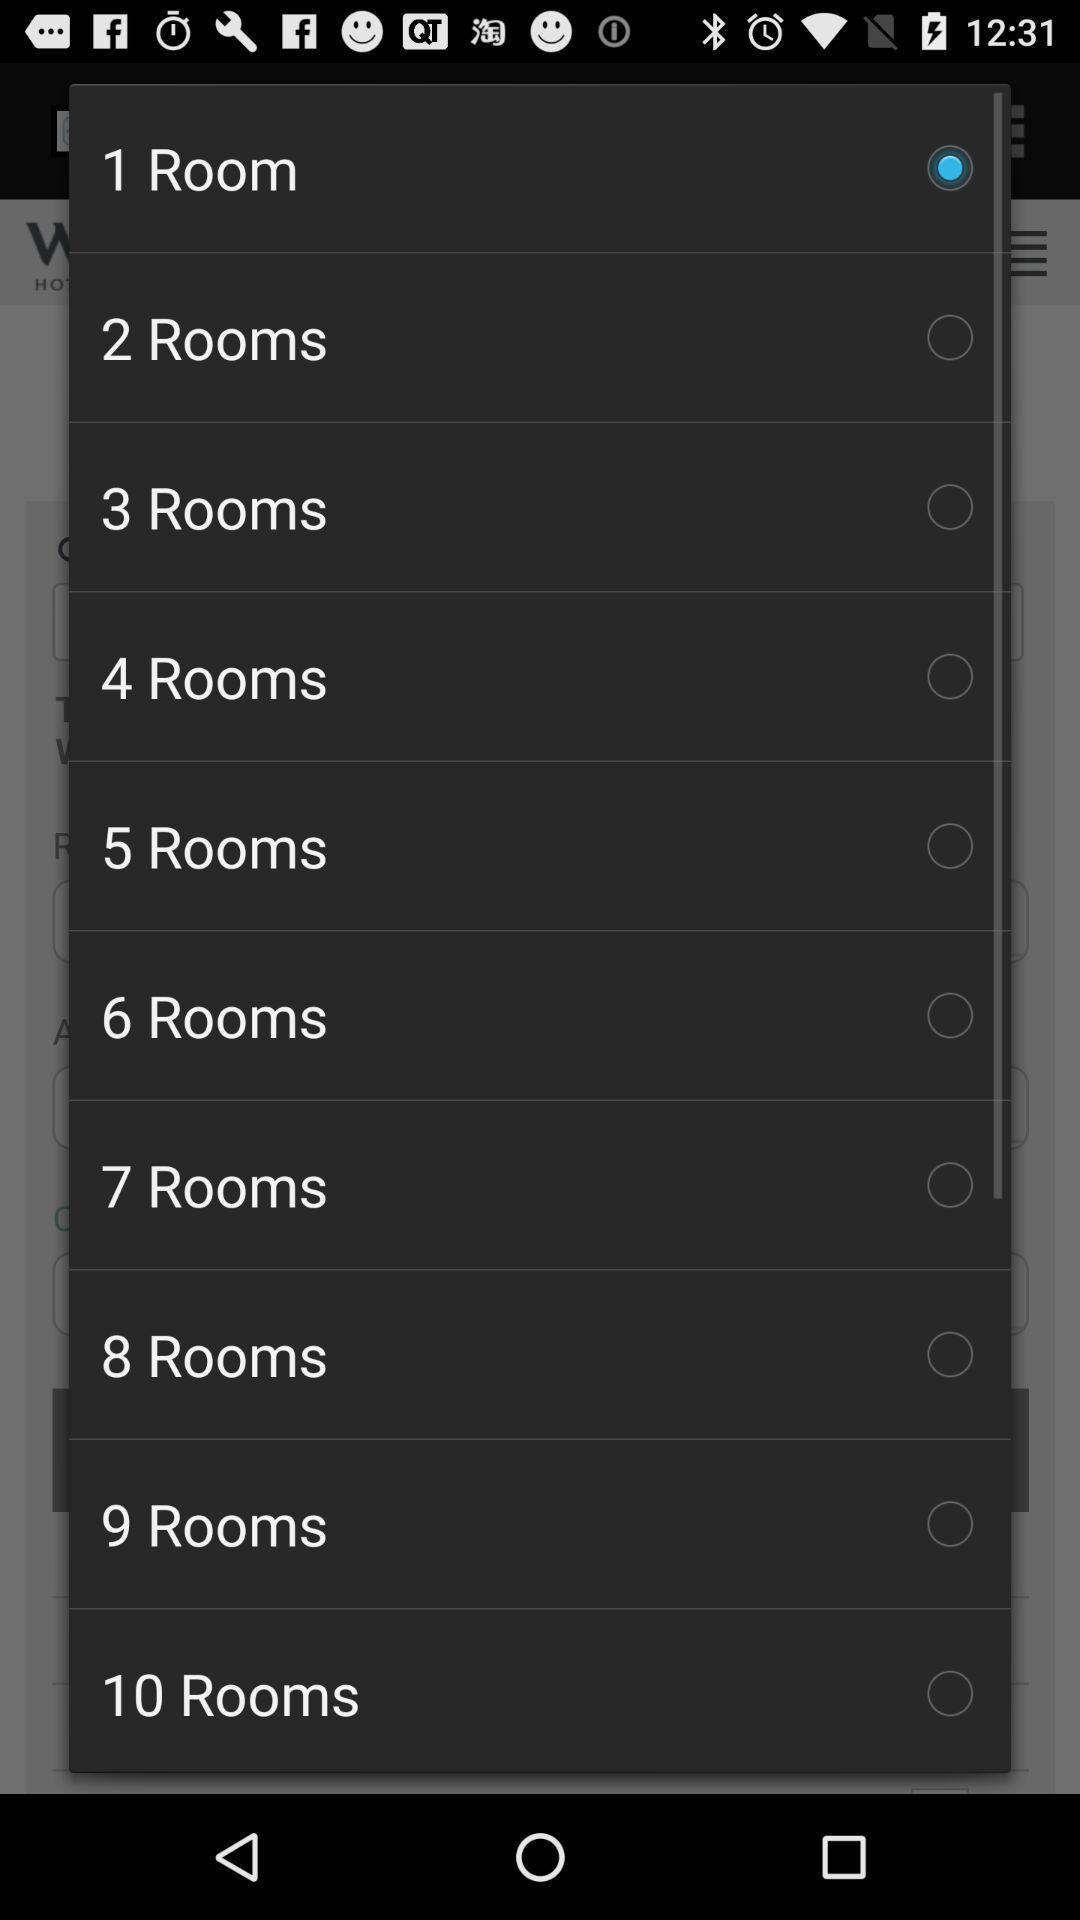 This screenshot has height=1920, width=1080. I want to click on icon above the 7 rooms item, so click(540, 1015).